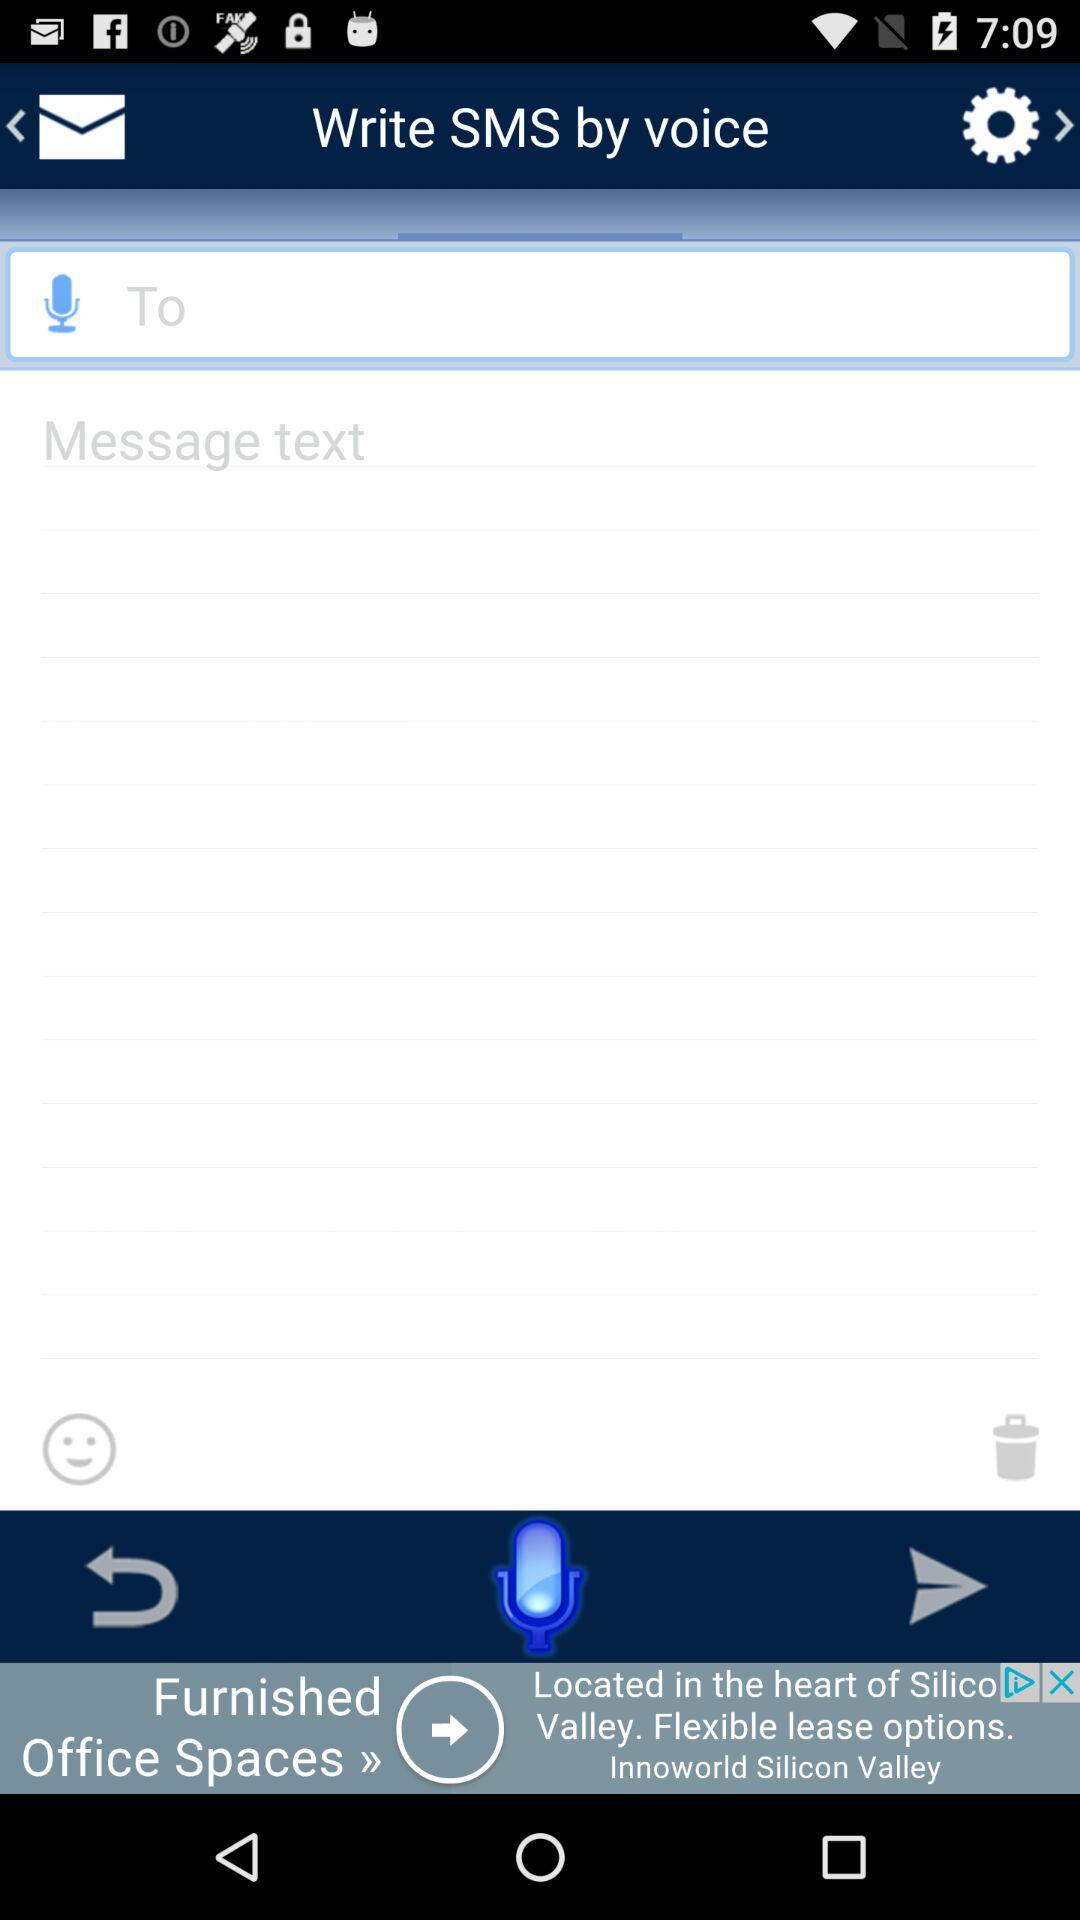 The width and height of the screenshot is (1080, 1920). What do you see at coordinates (61, 303) in the screenshot?
I see `recipient by voice` at bounding box center [61, 303].